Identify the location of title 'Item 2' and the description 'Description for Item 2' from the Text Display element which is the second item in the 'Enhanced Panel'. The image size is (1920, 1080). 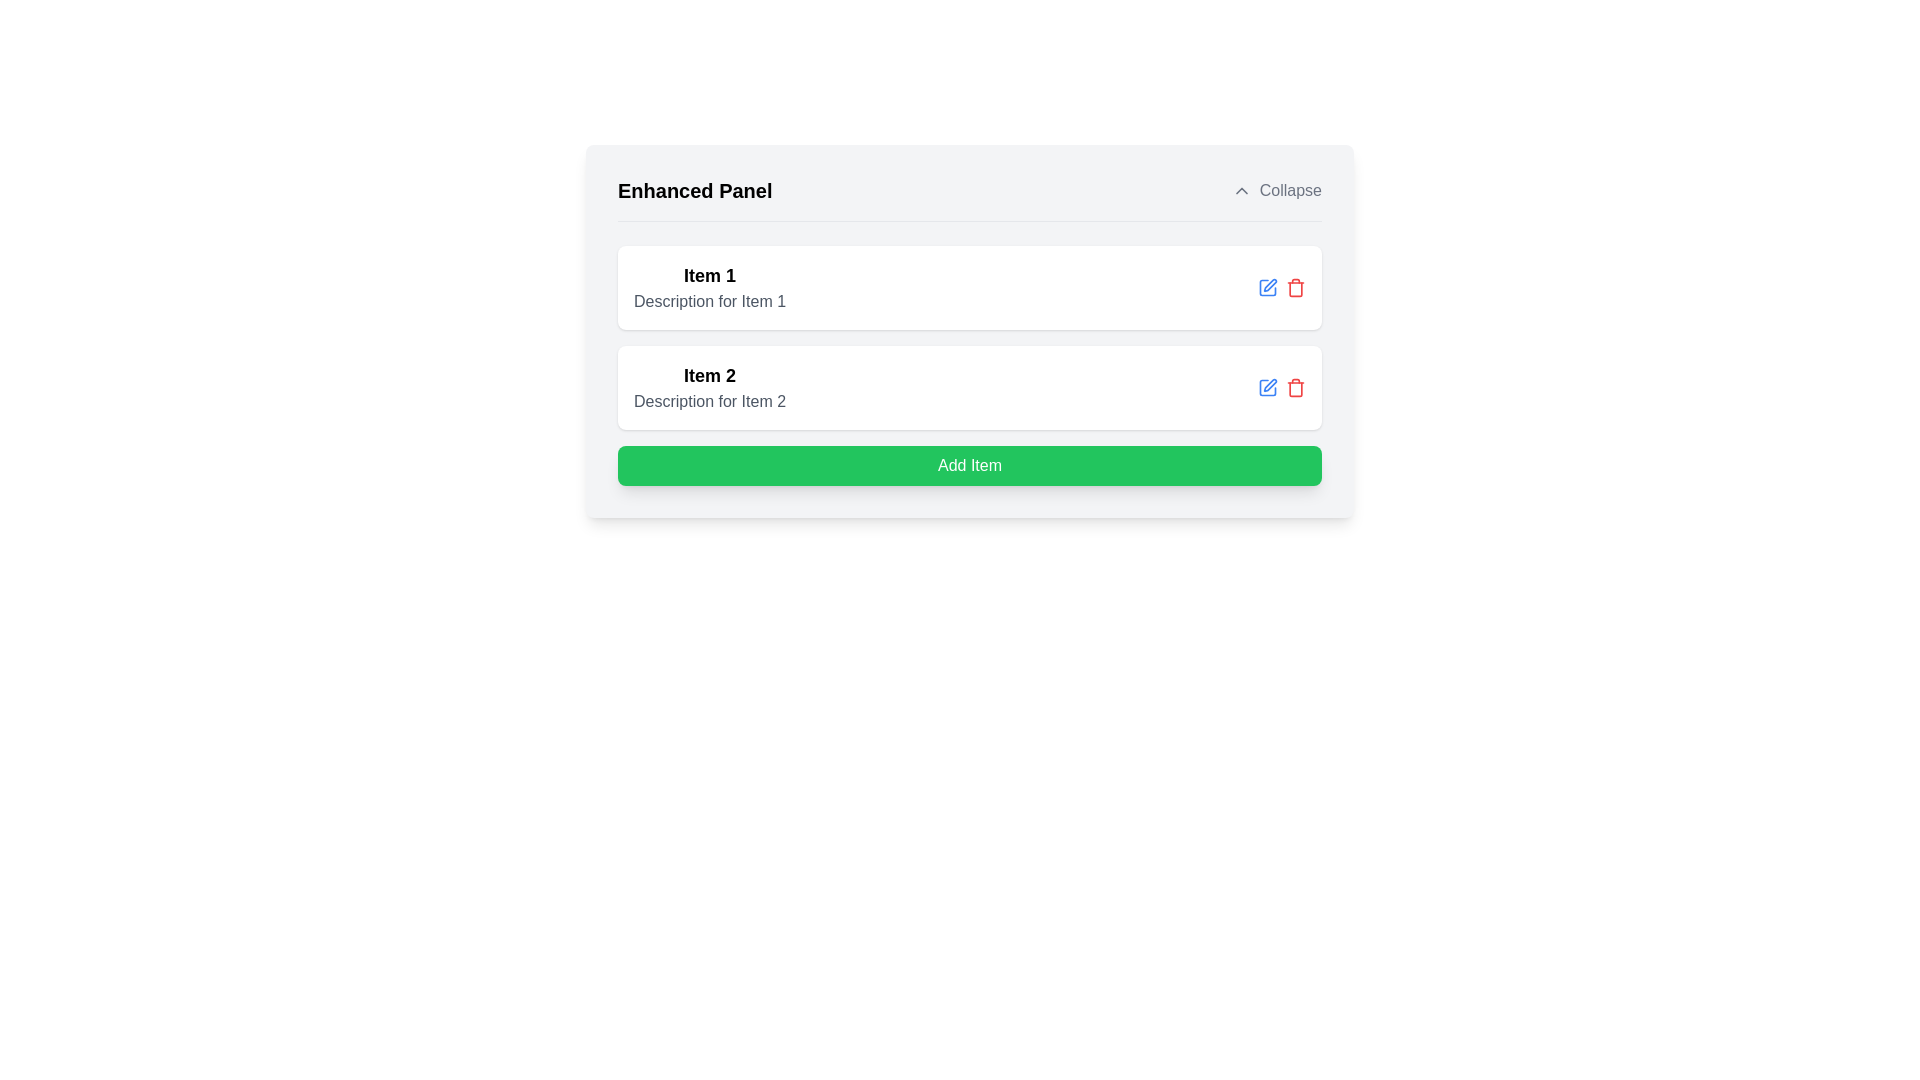
(710, 388).